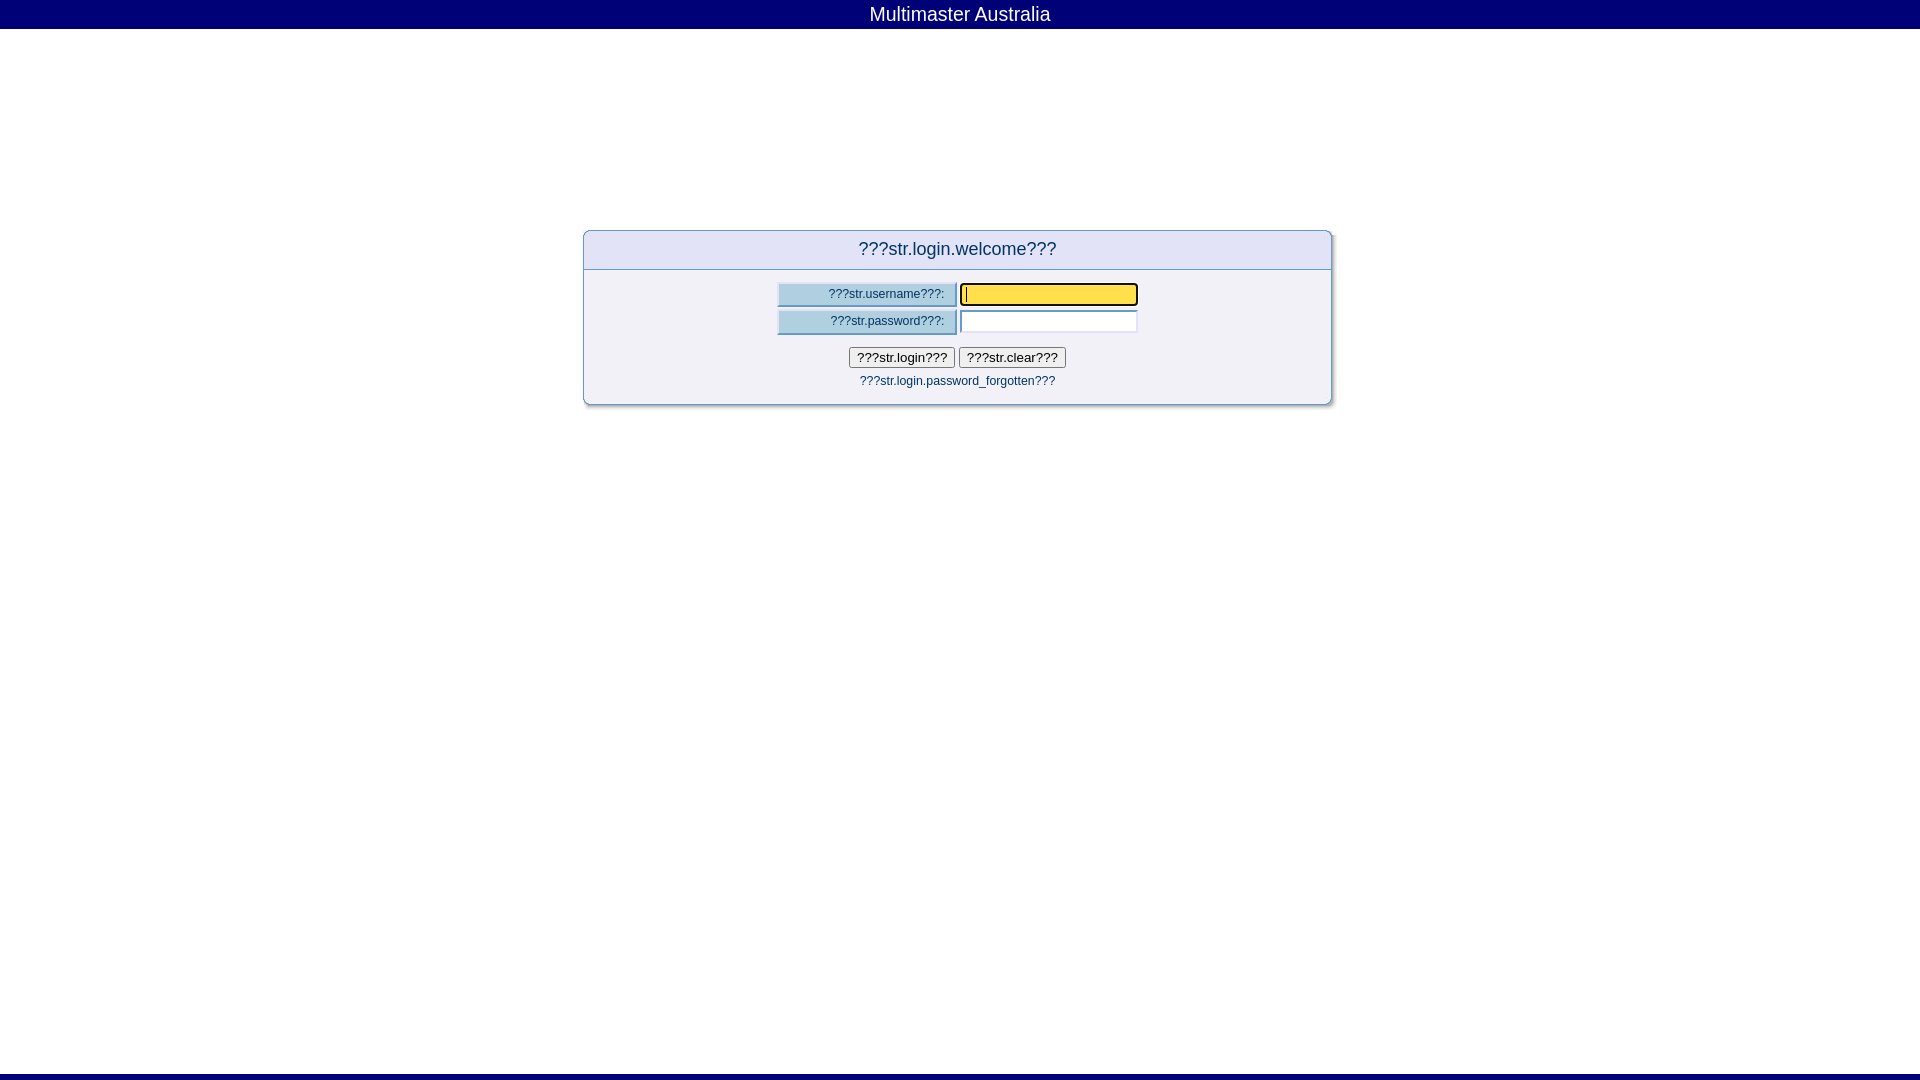 The width and height of the screenshot is (1920, 1080). What do you see at coordinates (901, 355) in the screenshot?
I see `'???str.login???'` at bounding box center [901, 355].